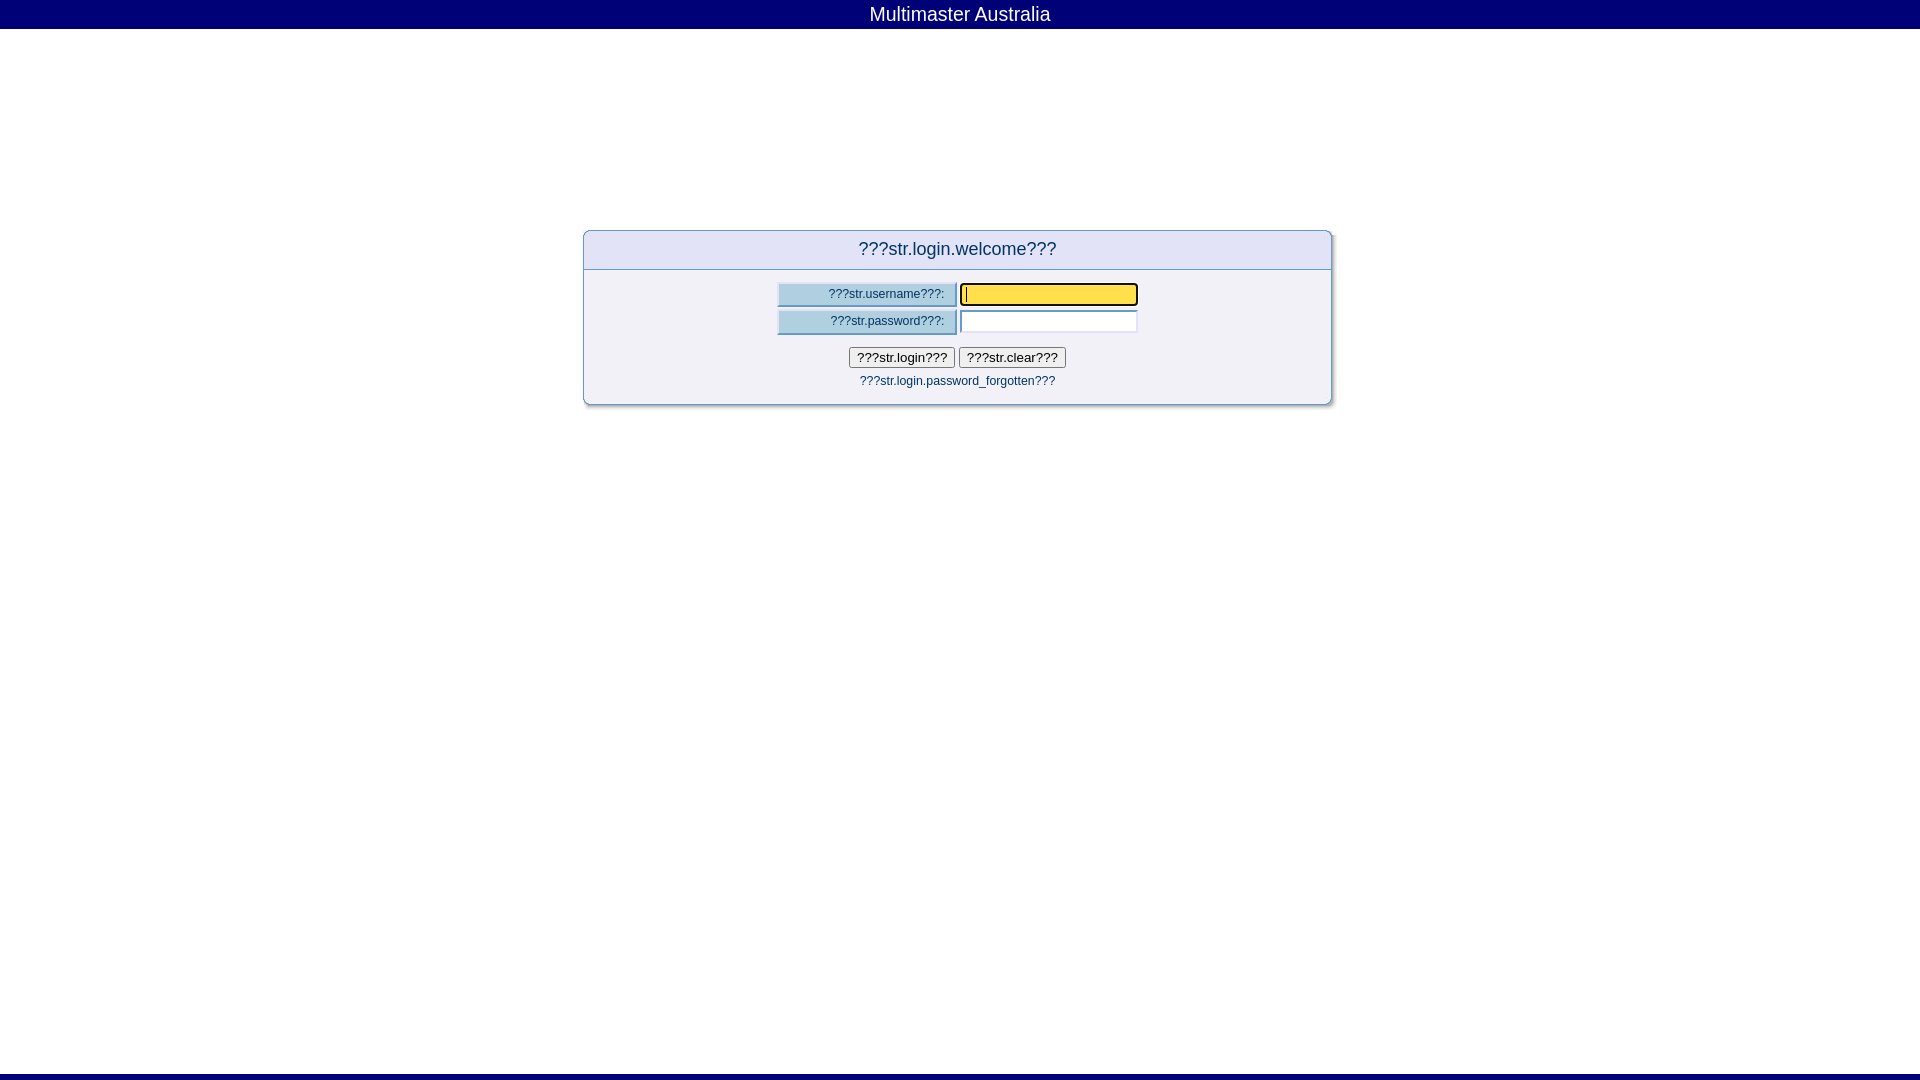 The width and height of the screenshot is (1920, 1080). What do you see at coordinates (901, 355) in the screenshot?
I see `'???str.login???'` at bounding box center [901, 355].